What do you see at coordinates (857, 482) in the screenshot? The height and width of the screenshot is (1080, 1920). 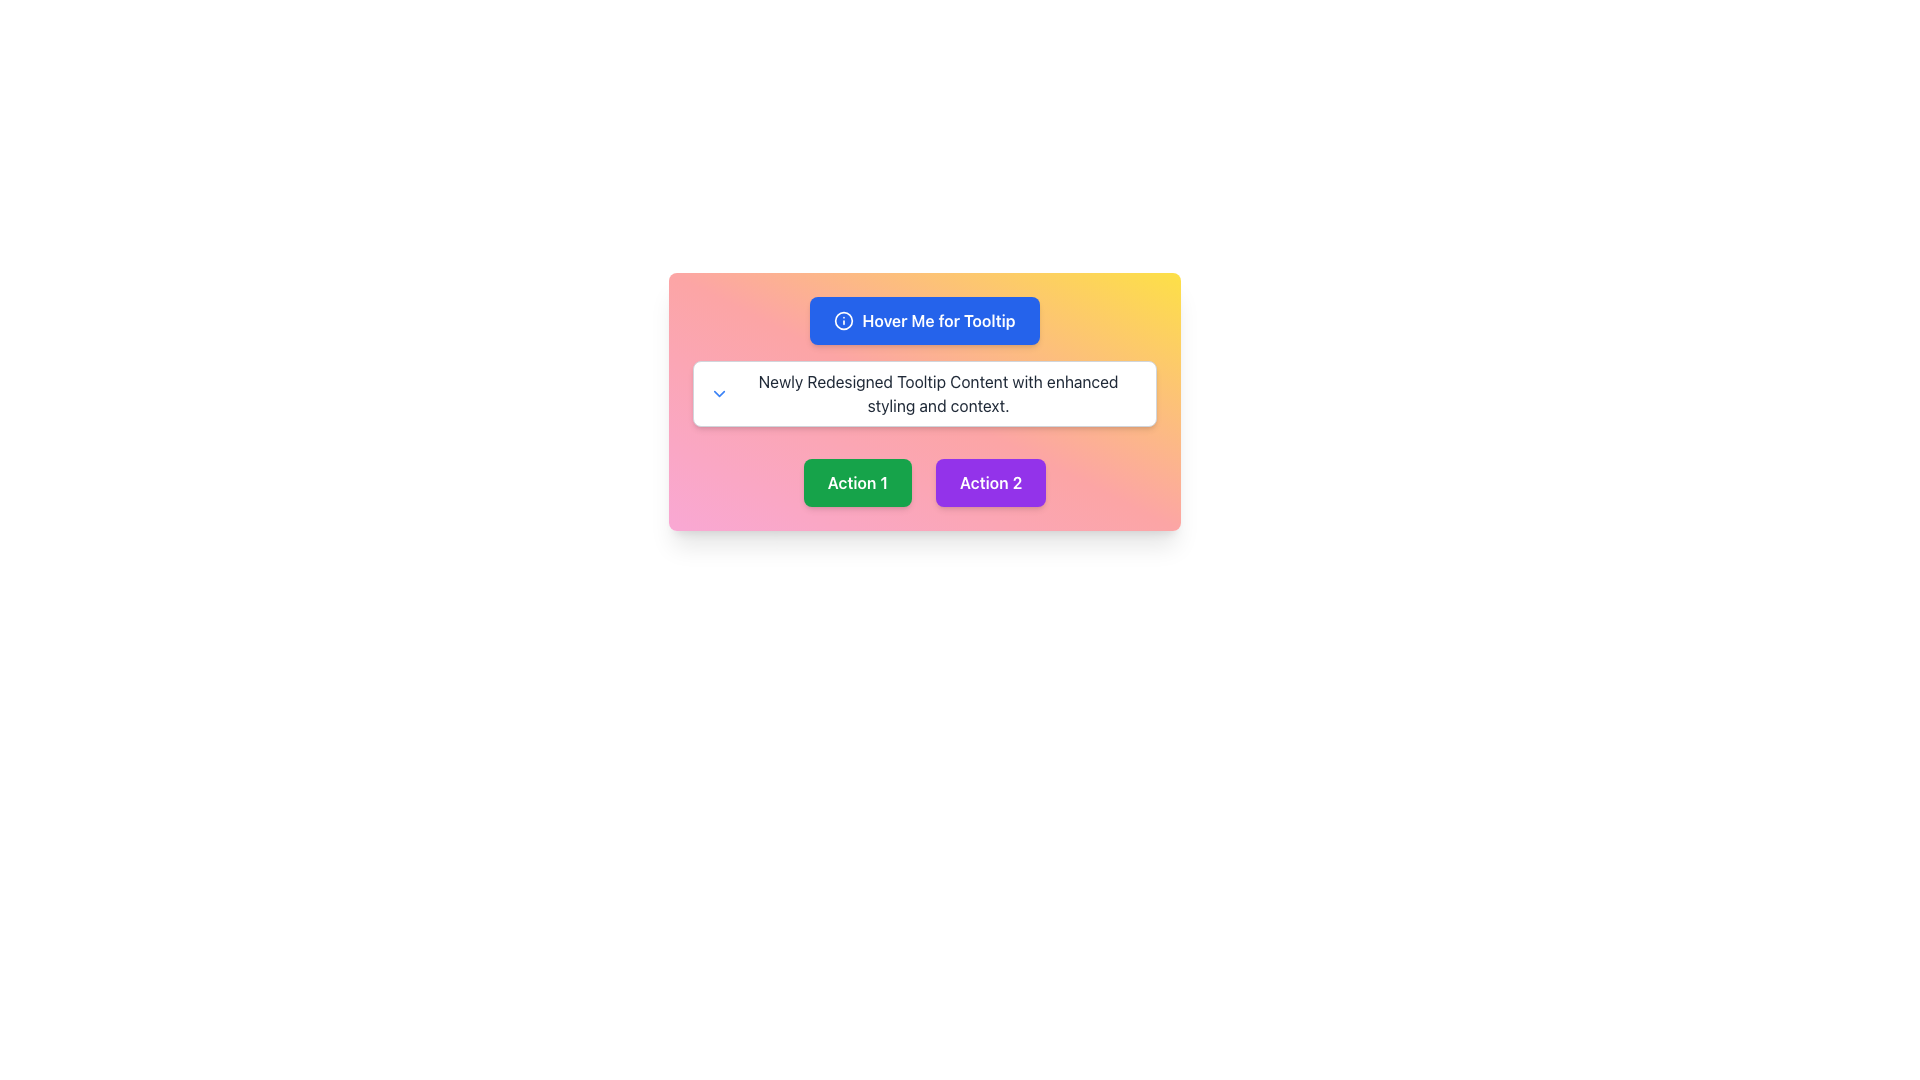 I see `the green button labeled 'Action 1' to observe visual feedback, located at the bottom portion of a centered card layout` at bounding box center [857, 482].